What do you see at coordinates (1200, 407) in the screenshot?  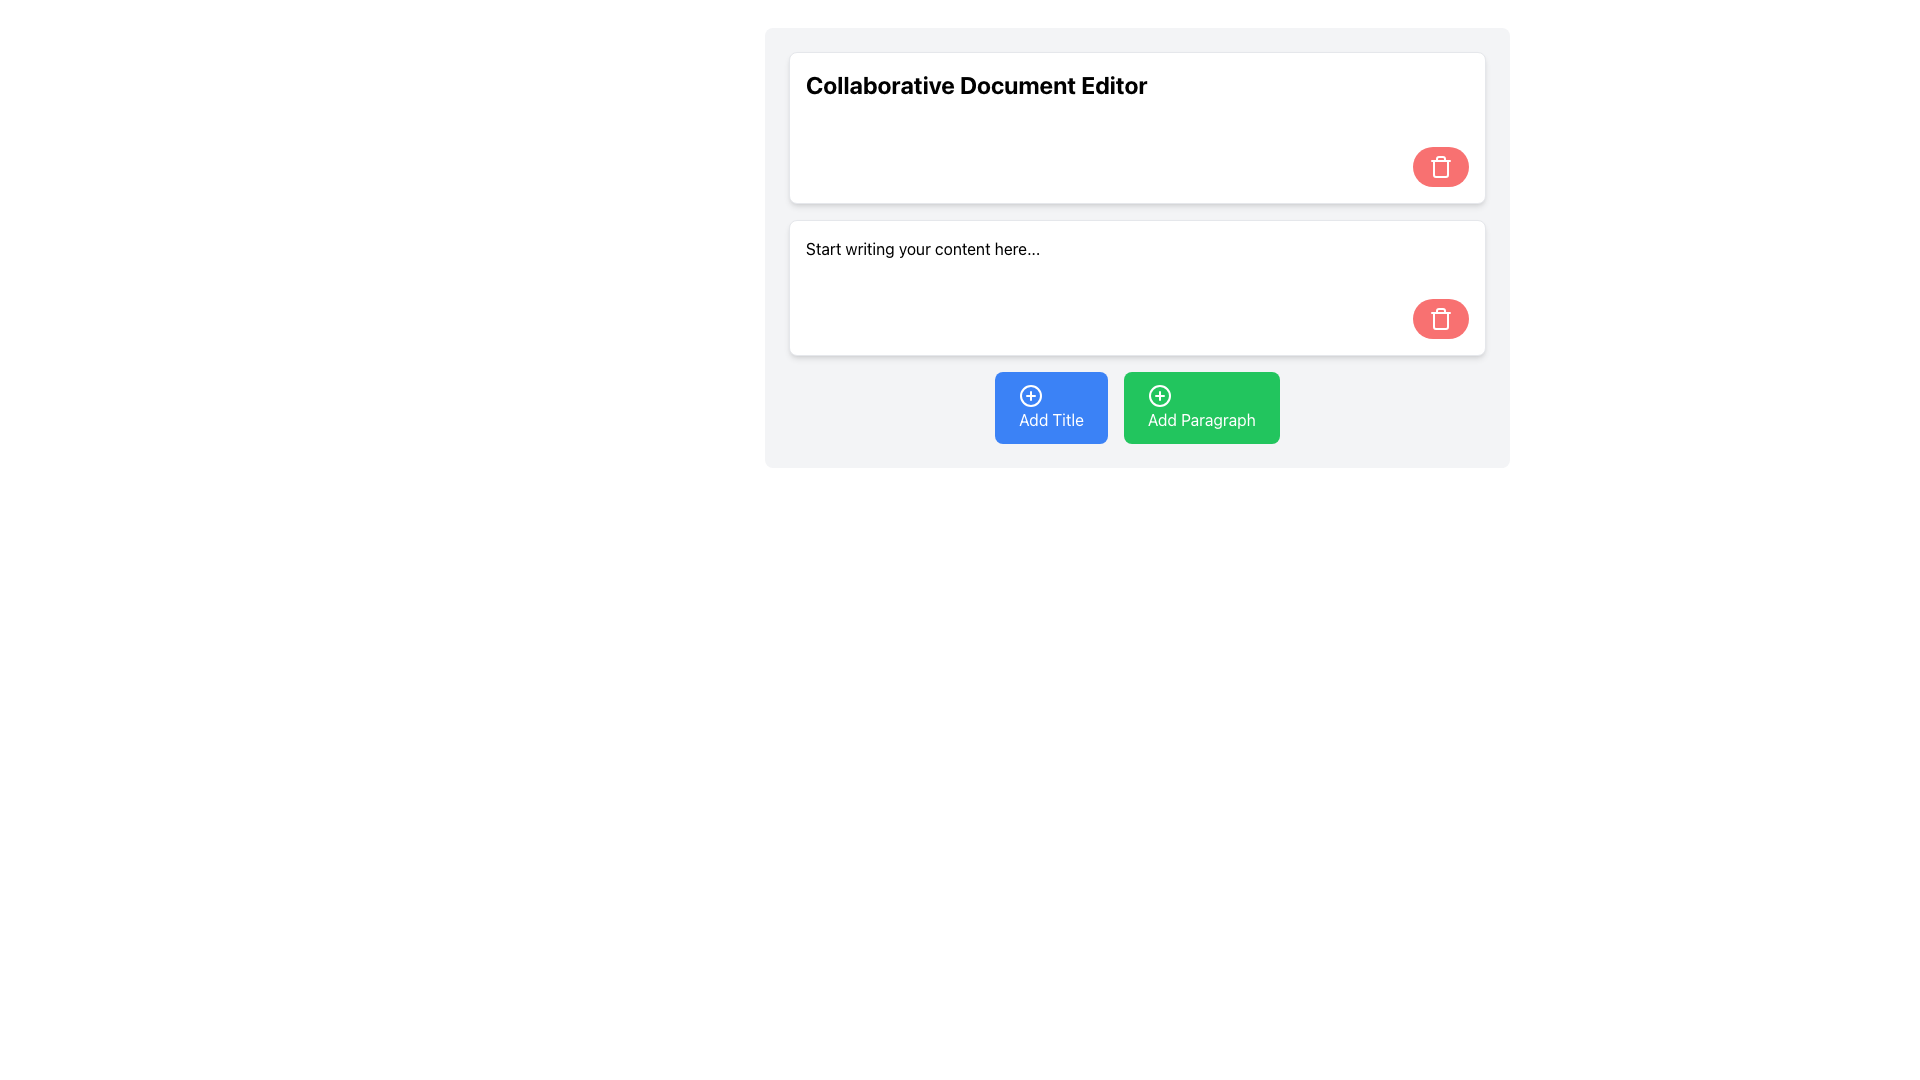 I see `the green rectangular button labeled 'Add Paragraph' with a plus icon` at bounding box center [1200, 407].